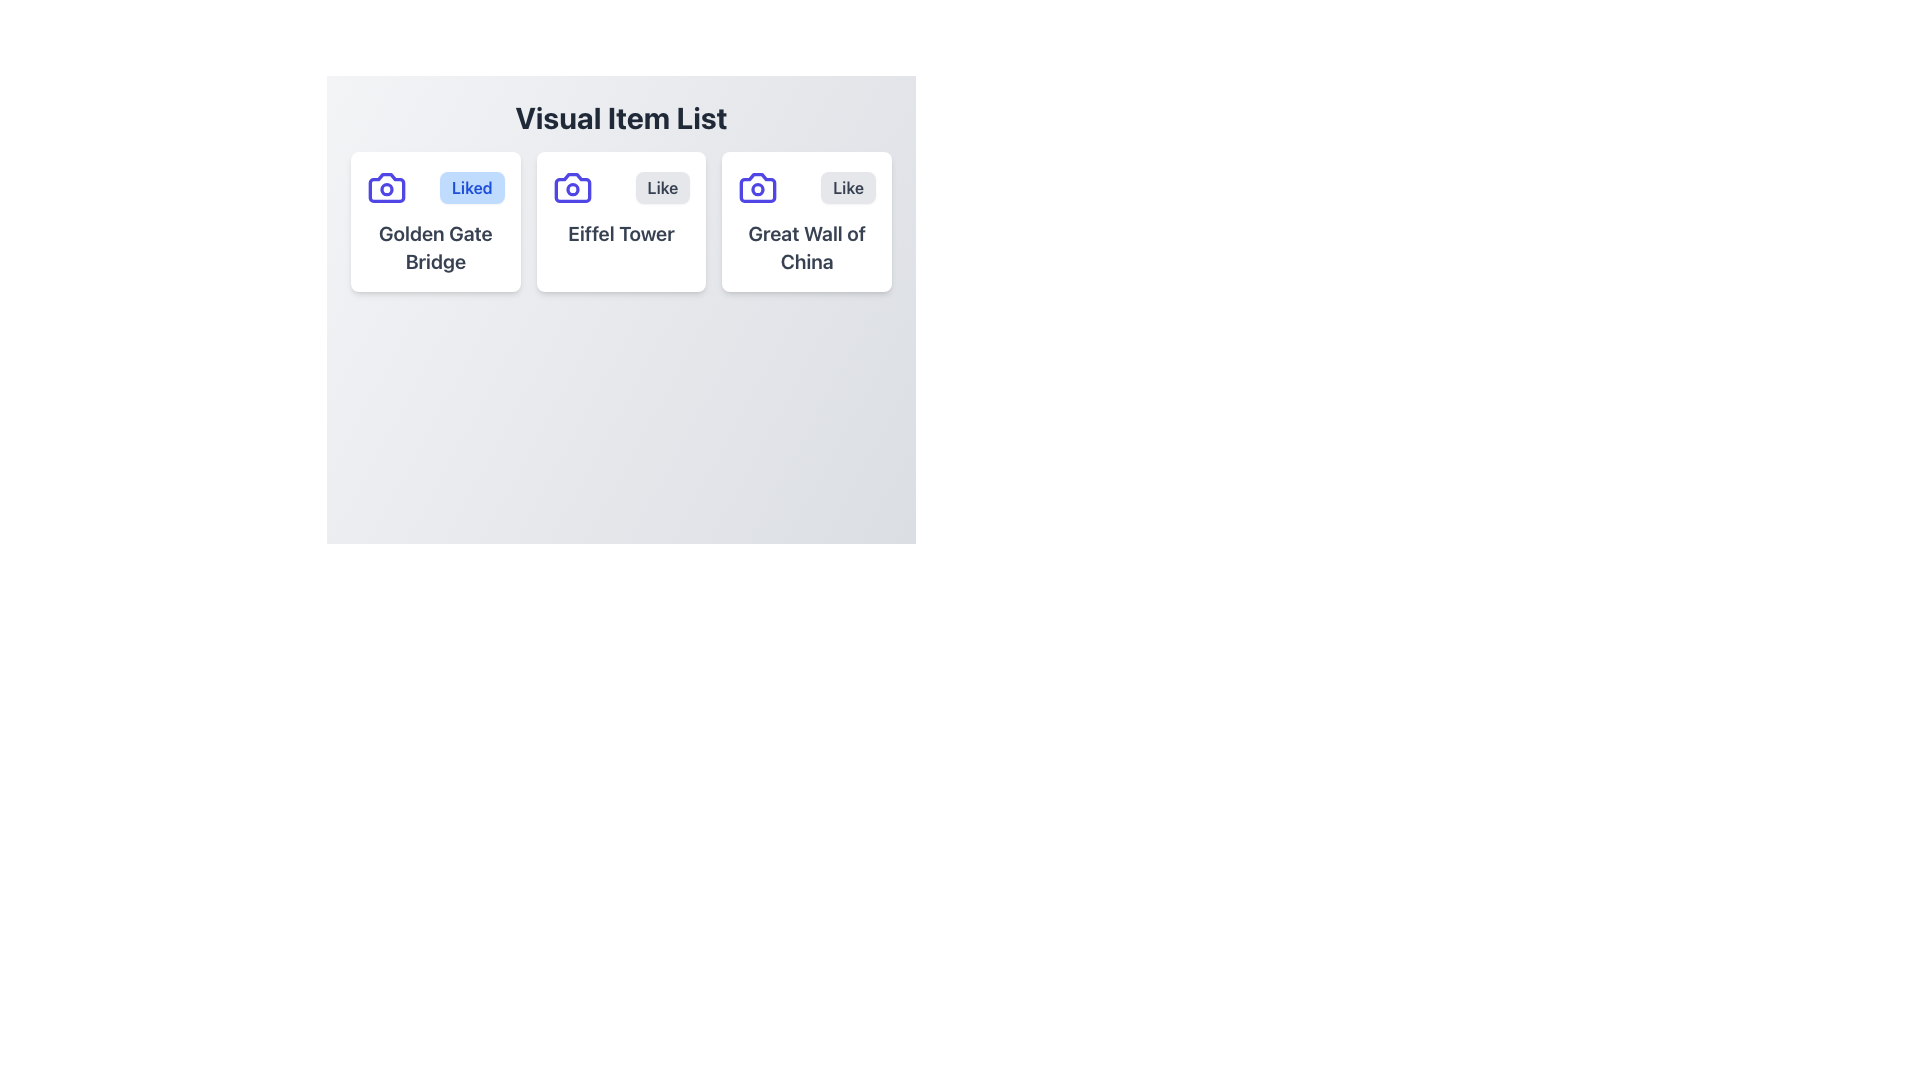 This screenshot has width=1920, height=1080. What do you see at coordinates (620, 222) in the screenshot?
I see `the visual card for the 'Eiffel Tower' item, which is the second card in the middle column of a three-column grid layout` at bounding box center [620, 222].